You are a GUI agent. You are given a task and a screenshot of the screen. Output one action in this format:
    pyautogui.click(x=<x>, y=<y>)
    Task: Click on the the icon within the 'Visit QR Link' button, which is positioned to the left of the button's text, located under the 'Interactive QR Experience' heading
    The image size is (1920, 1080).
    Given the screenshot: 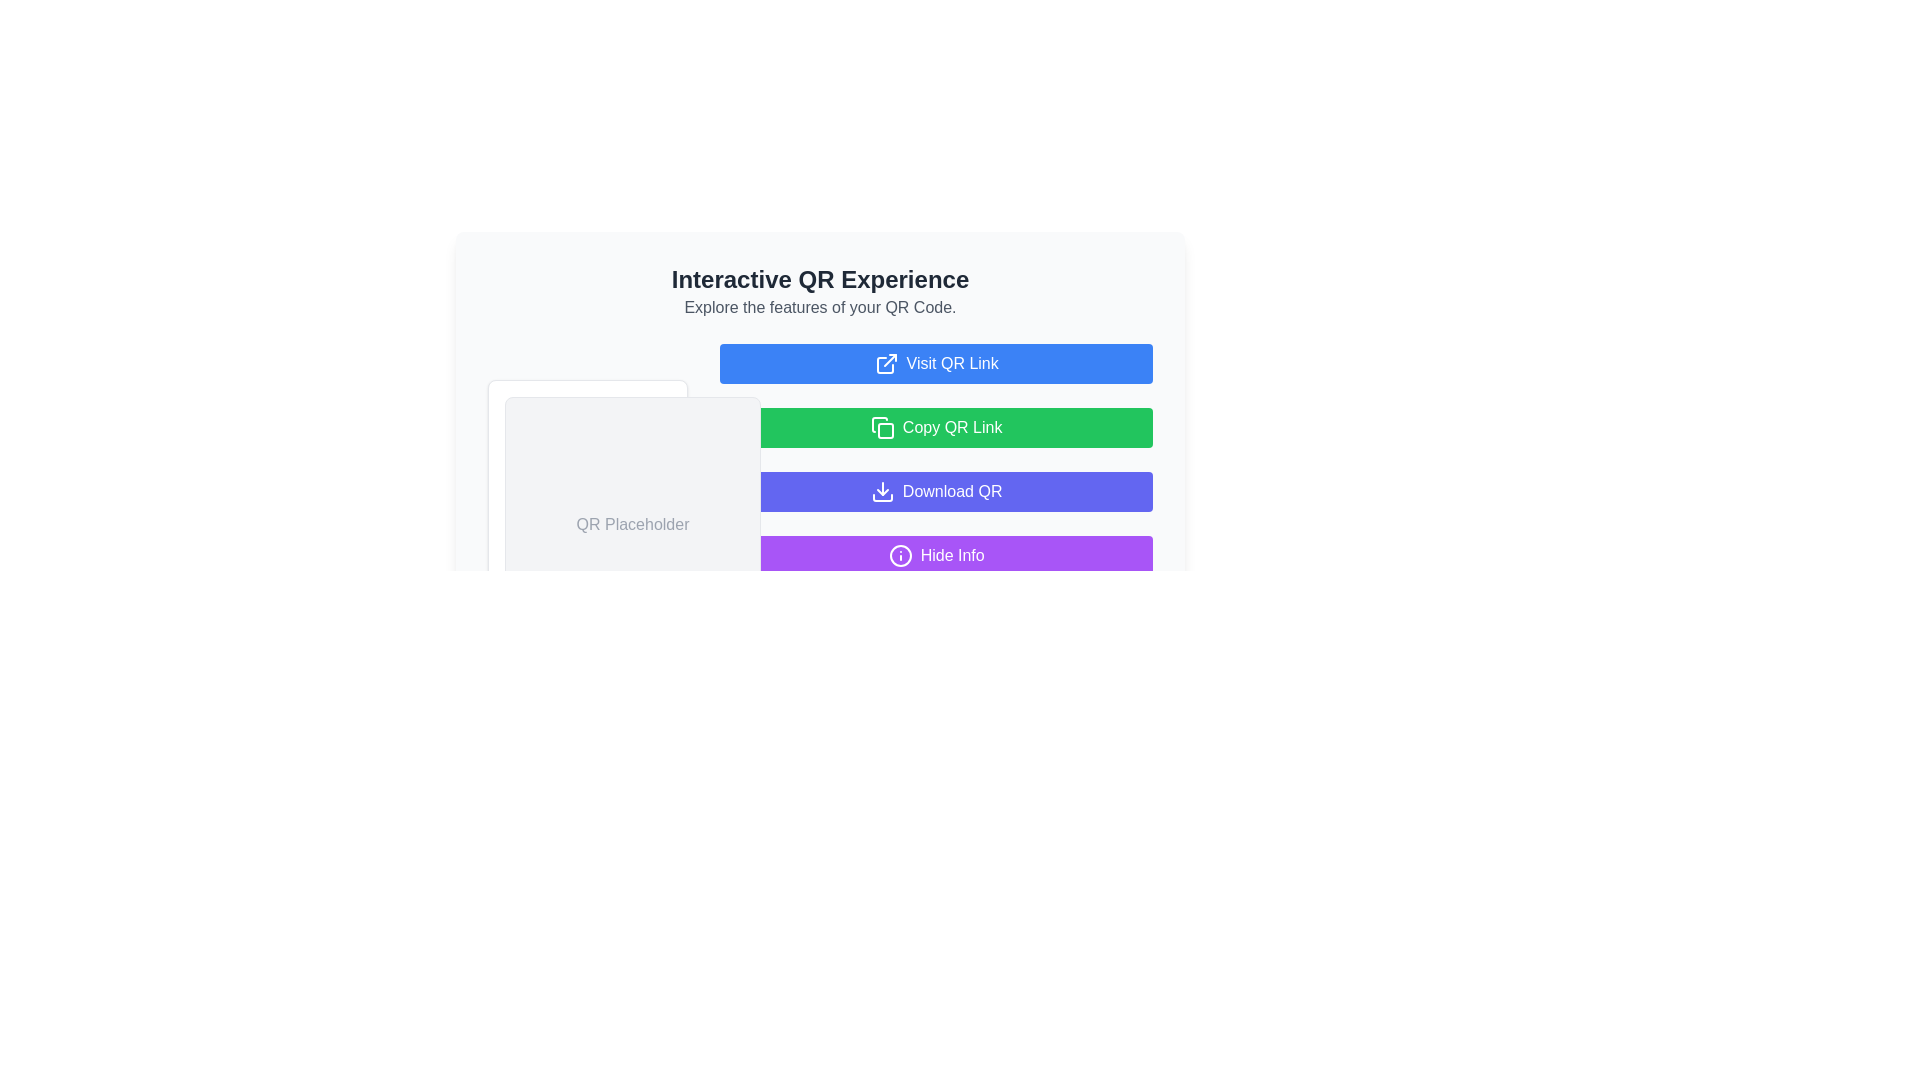 What is the action you would take?
    pyautogui.click(x=885, y=363)
    